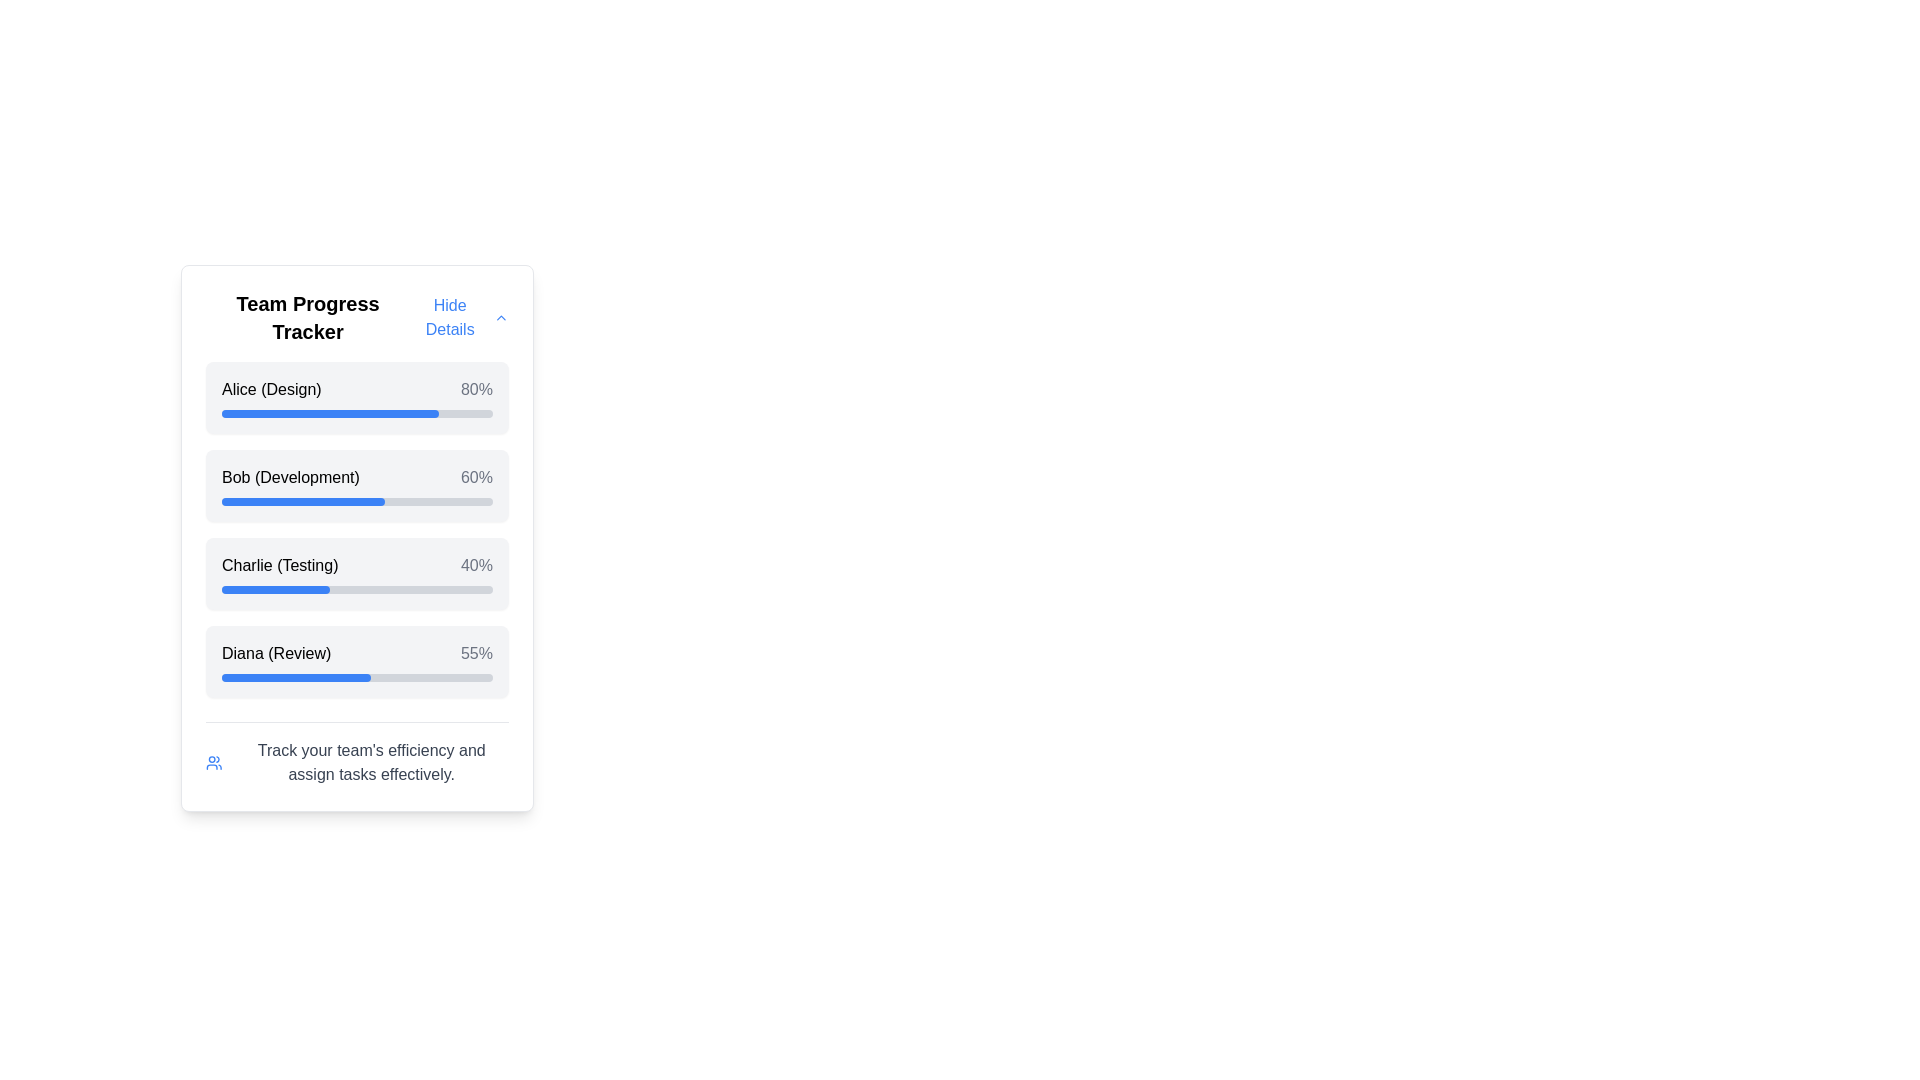 Image resolution: width=1920 pixels, height=1080 pixels. I want to click on the toggle button in the top-right corner of the 'Team Progress Tracker' card, so click(458, 316).